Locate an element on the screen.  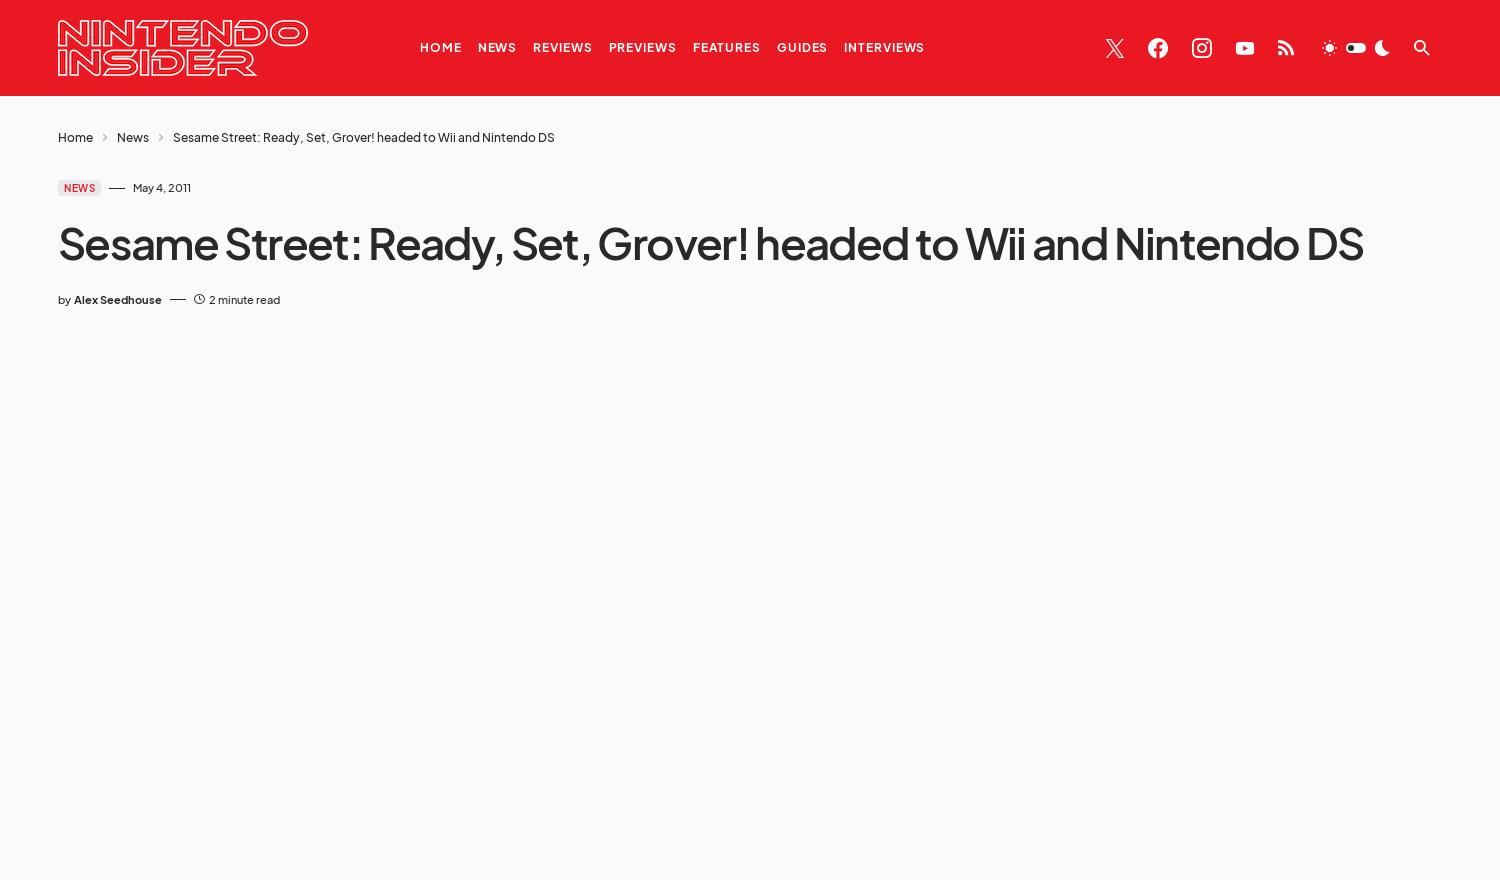
'Alex Seedhouse' is located at coordinates (117, 297).